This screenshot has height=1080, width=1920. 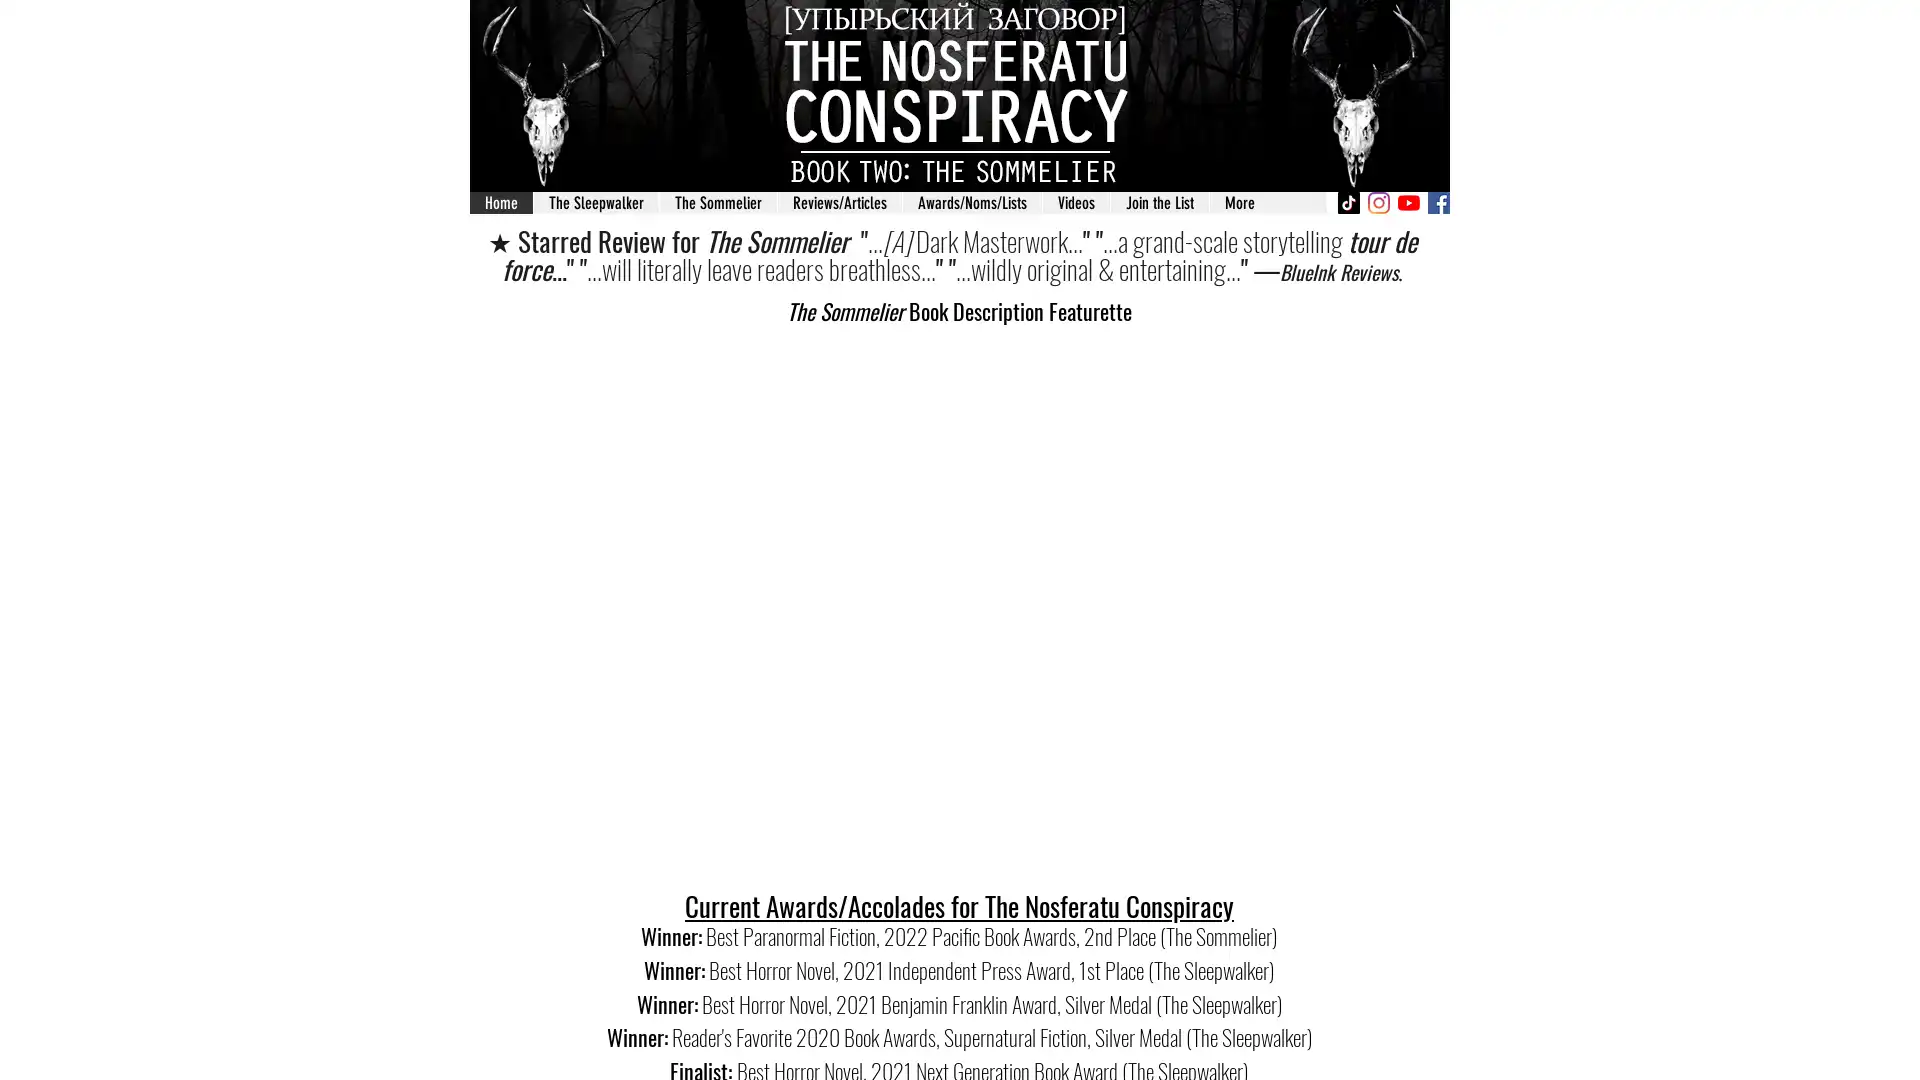 I want to click on Yes, Subscribe Now!, so click(x=958, y=660).